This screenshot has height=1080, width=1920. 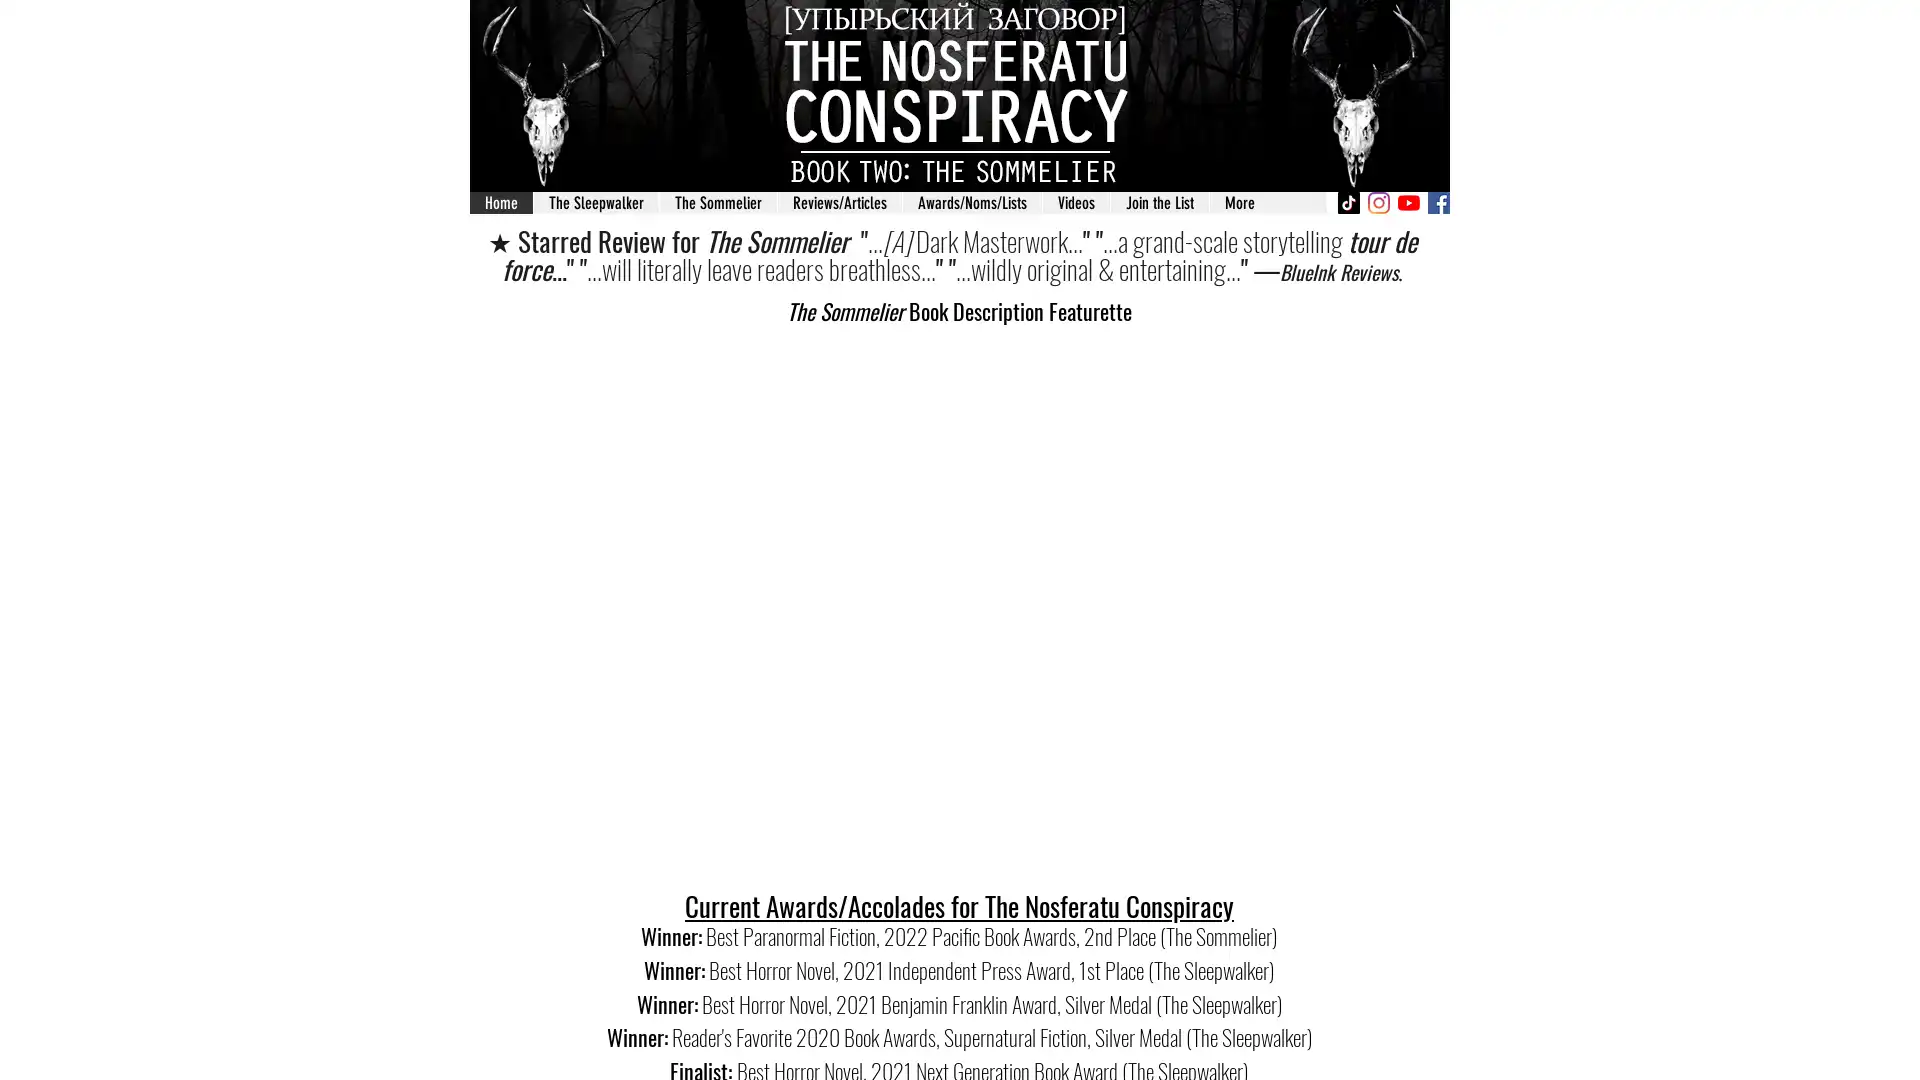 I want to click on Yes, Subscribe Now!, so click(x=958, y=660).